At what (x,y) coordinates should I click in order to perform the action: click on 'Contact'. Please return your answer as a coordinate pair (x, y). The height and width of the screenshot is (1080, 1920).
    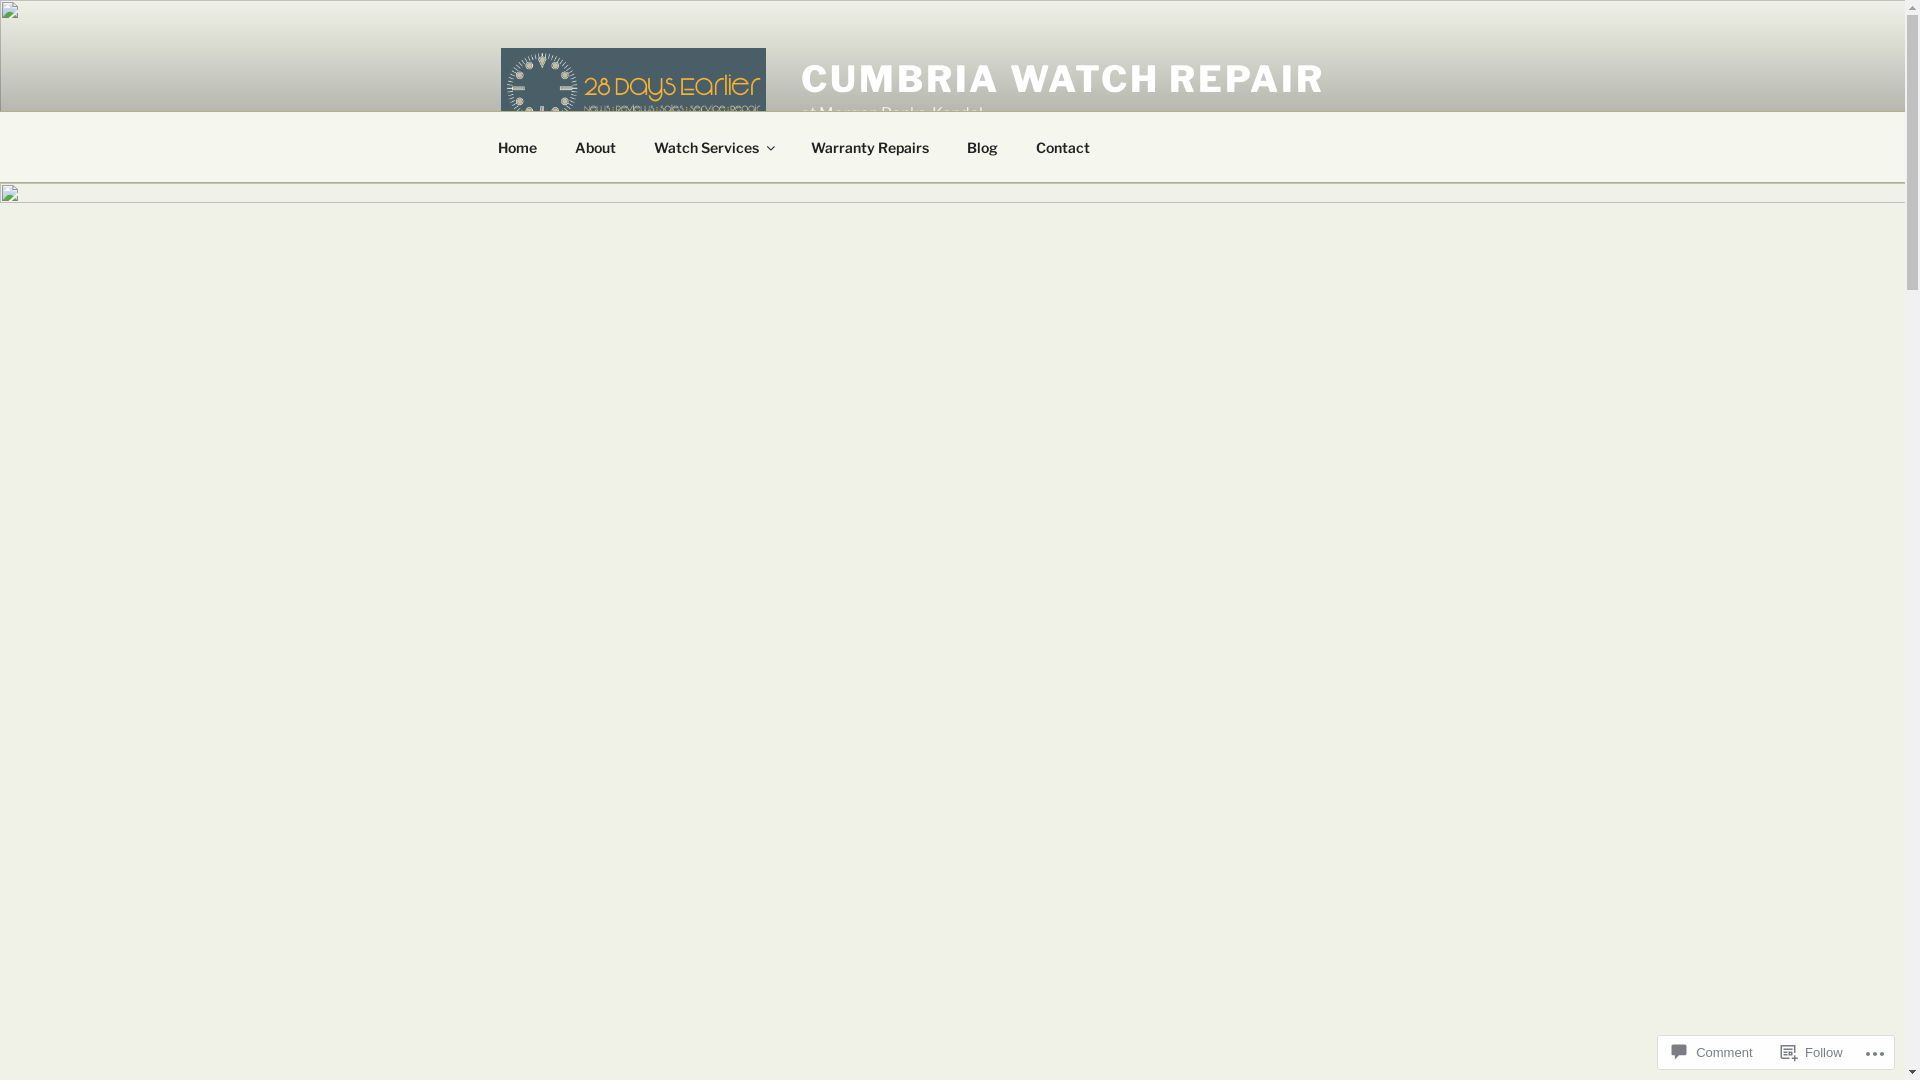
    Looking at the image, I should click on (1061, 145).